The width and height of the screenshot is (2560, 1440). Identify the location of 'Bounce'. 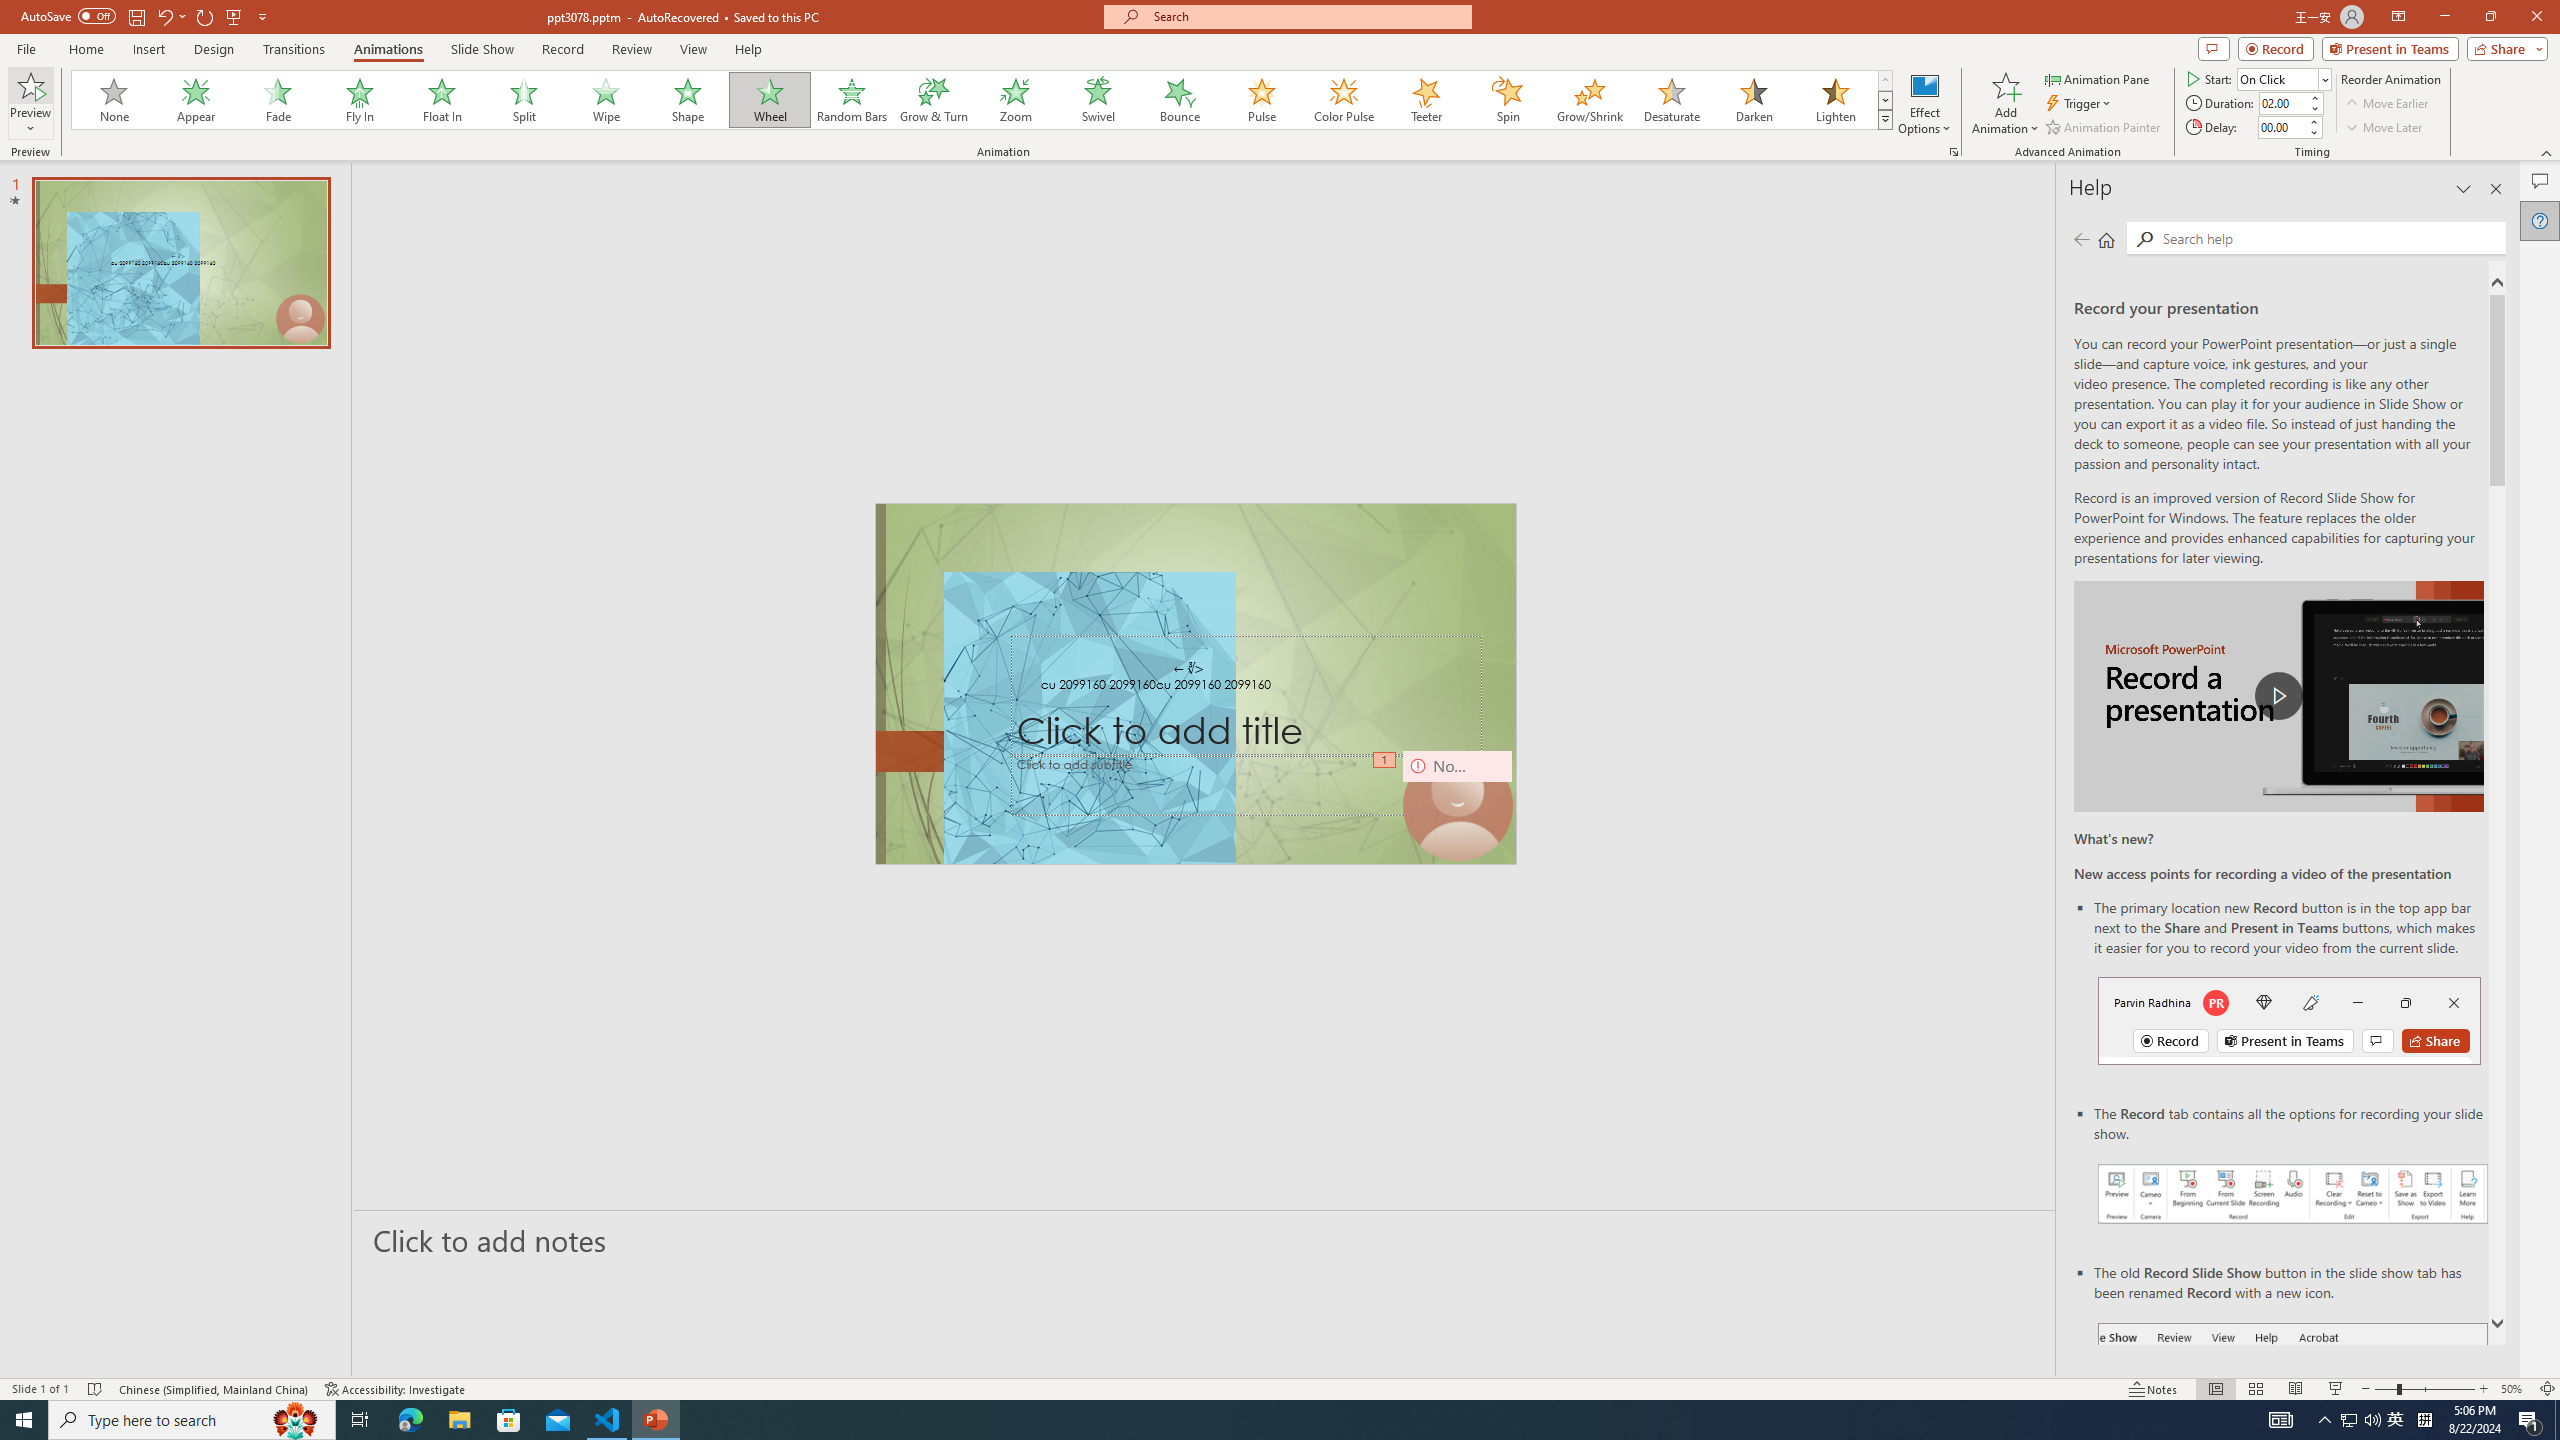
(1179, 99).